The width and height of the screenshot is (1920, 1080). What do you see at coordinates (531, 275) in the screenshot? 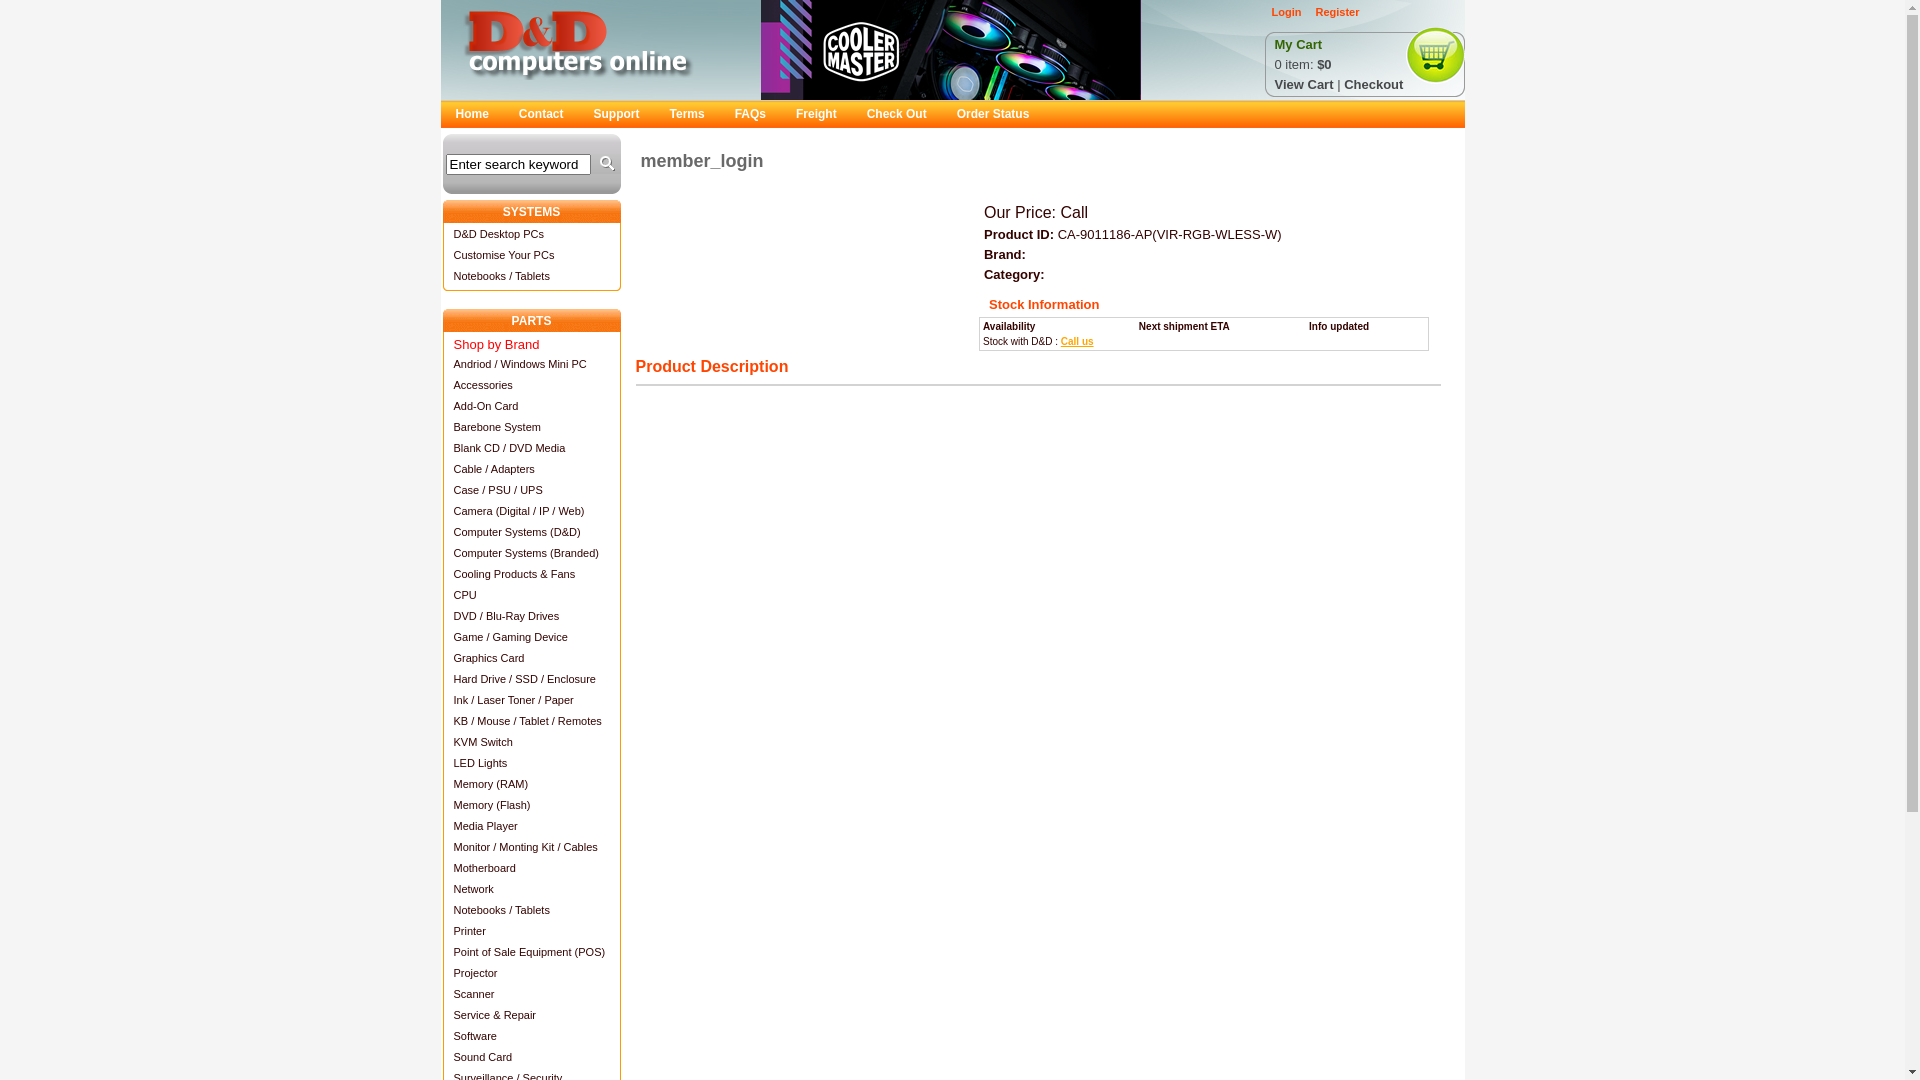
I see `'Notebooks / Tablets'` at bounding box center [531, 275].